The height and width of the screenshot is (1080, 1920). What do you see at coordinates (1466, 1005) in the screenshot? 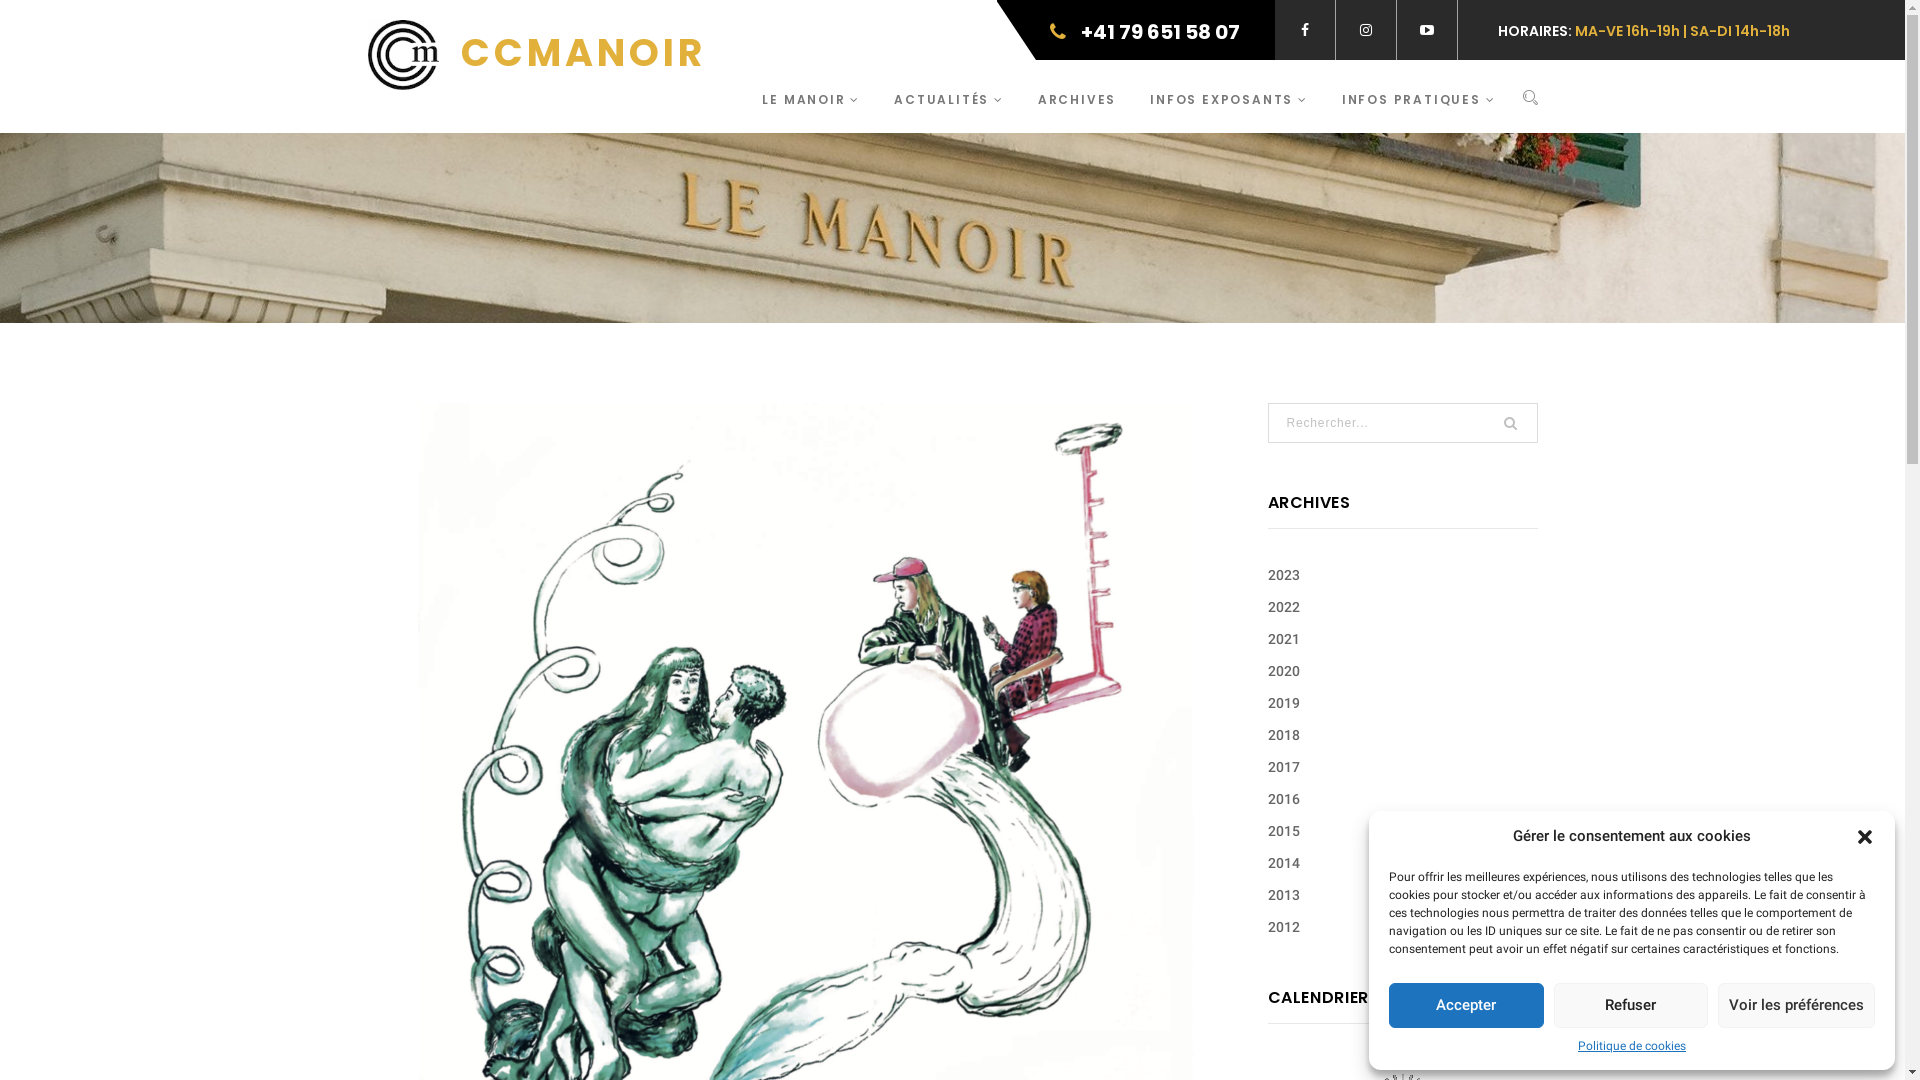
I see `'Accepter'` at bounding box center [1466, 1005].